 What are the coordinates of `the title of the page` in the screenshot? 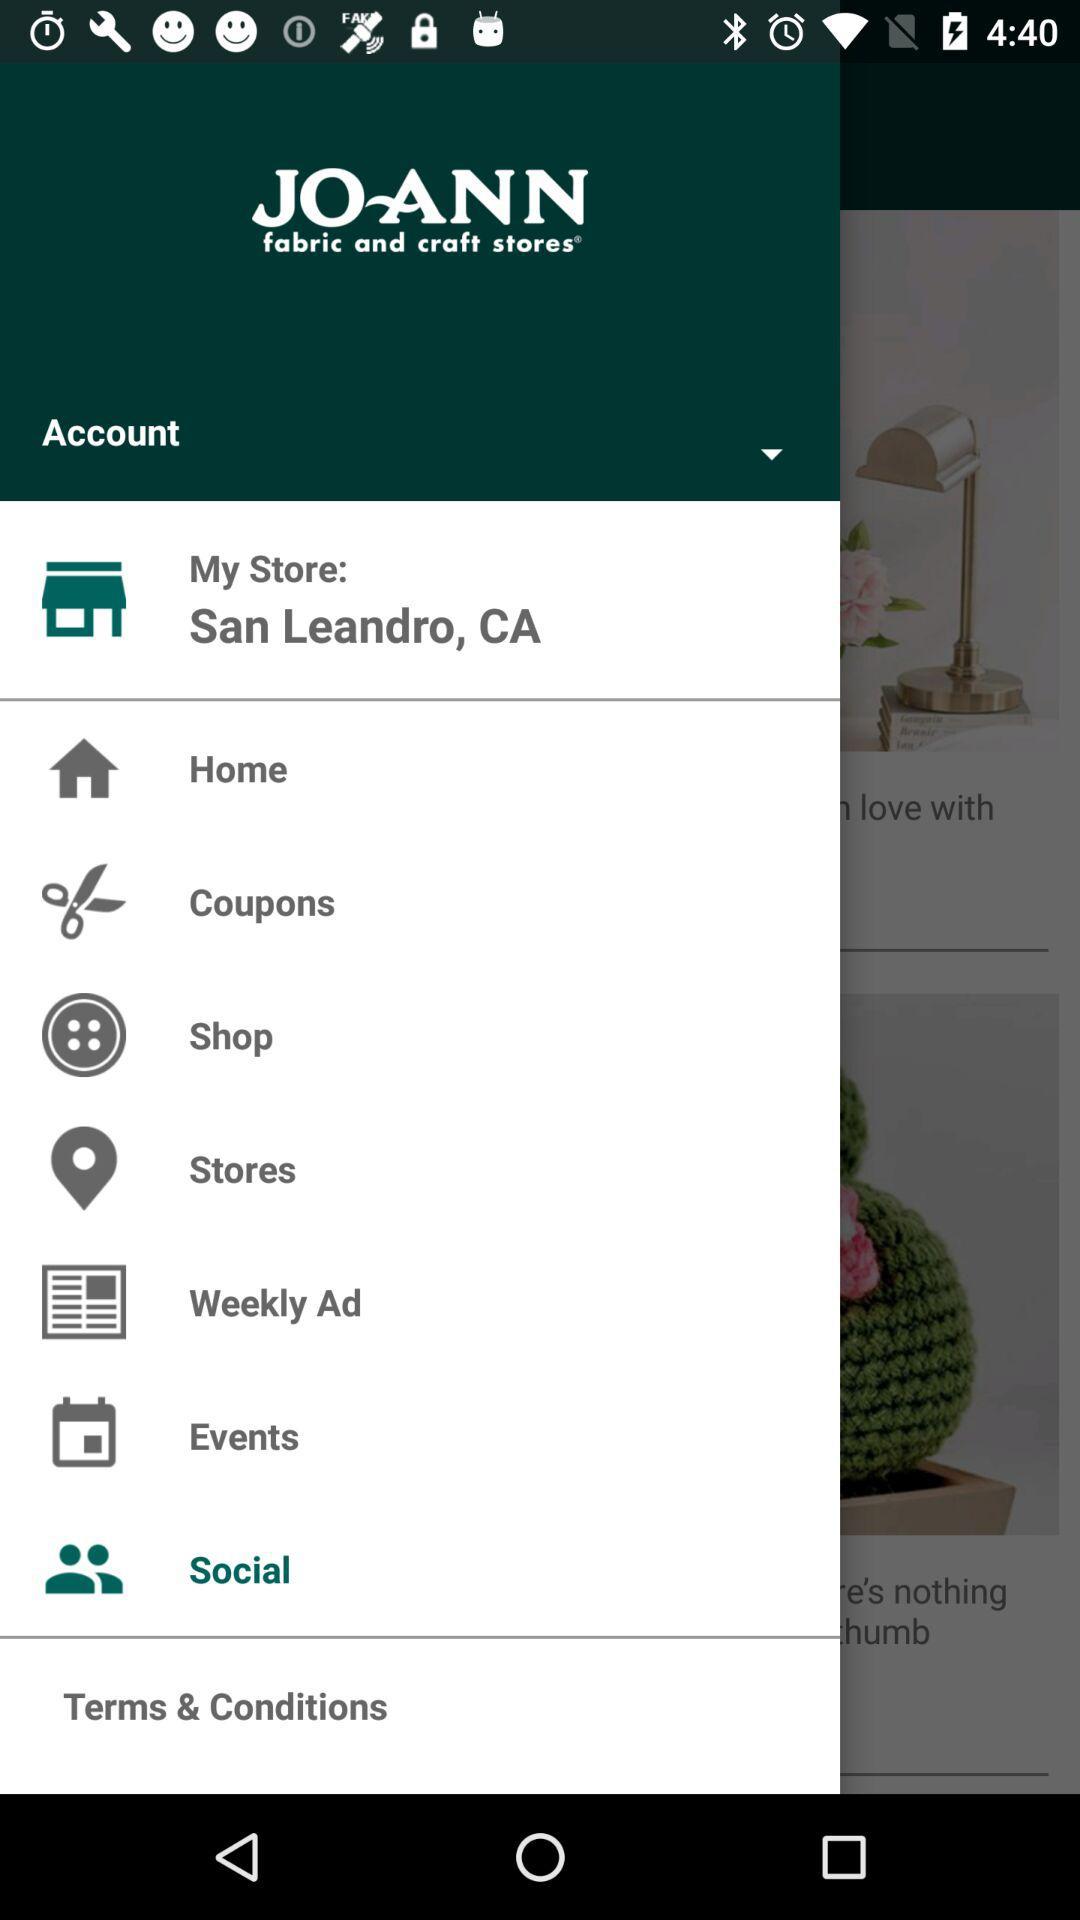 It's located at (419, 210).